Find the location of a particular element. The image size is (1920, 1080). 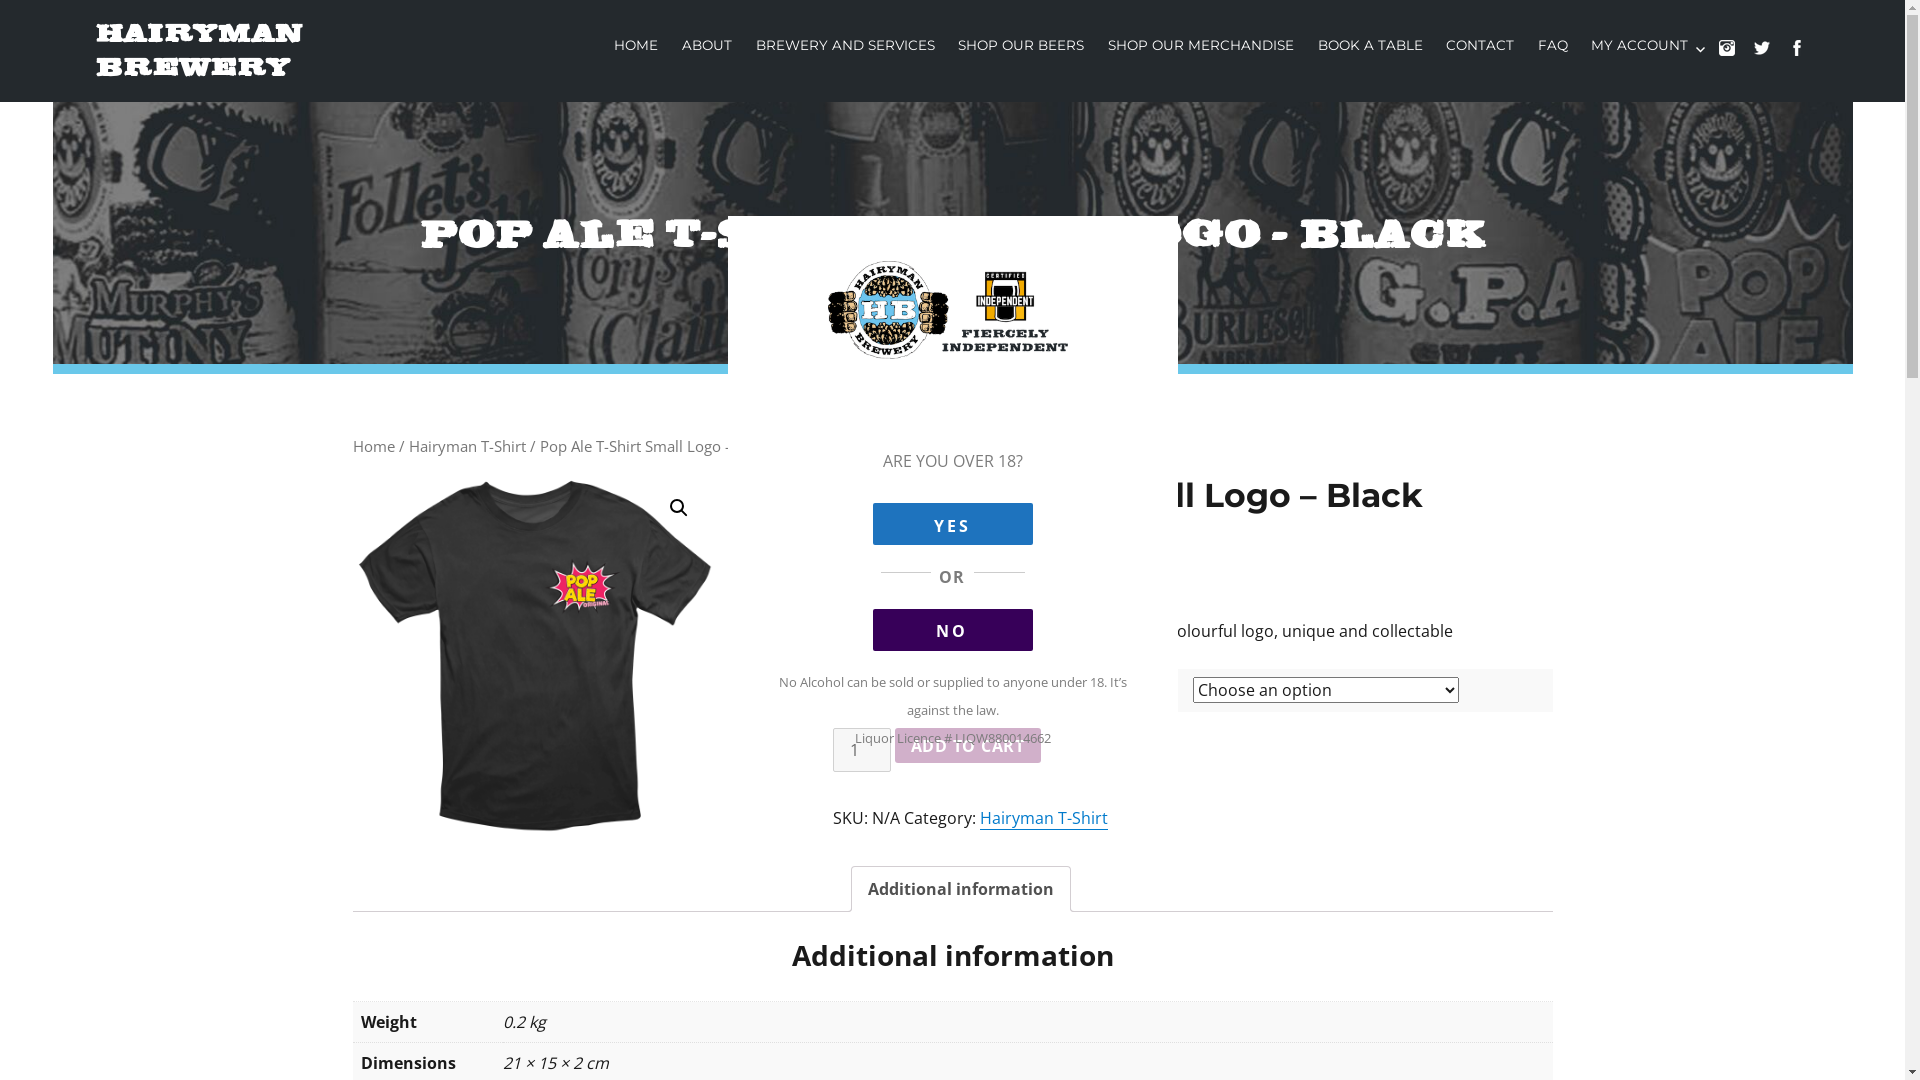

'SHOP OUR BEERS' is located at coordinates (1021, 45).